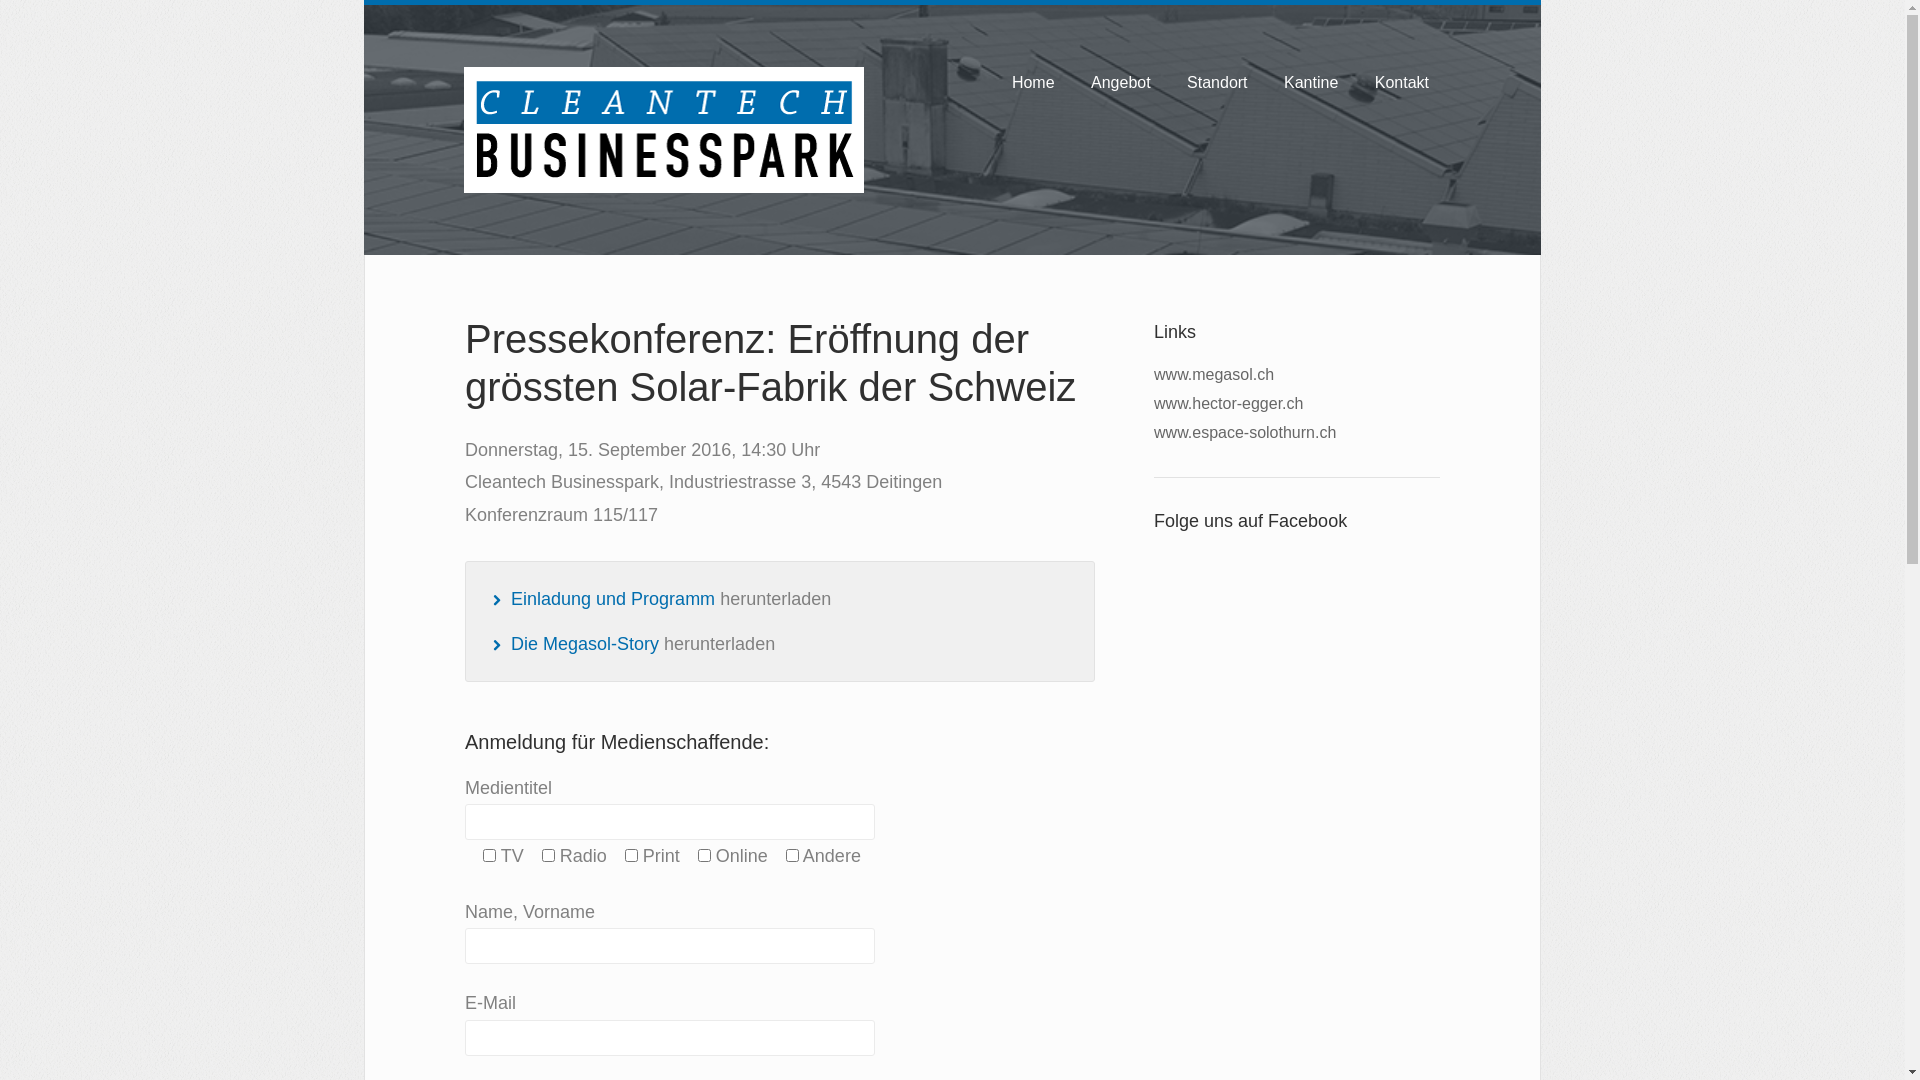  What do you see at coordinates (1271, 82) in the screenshot?
I see `'Kantine'` at bounding box center [1271, 82].